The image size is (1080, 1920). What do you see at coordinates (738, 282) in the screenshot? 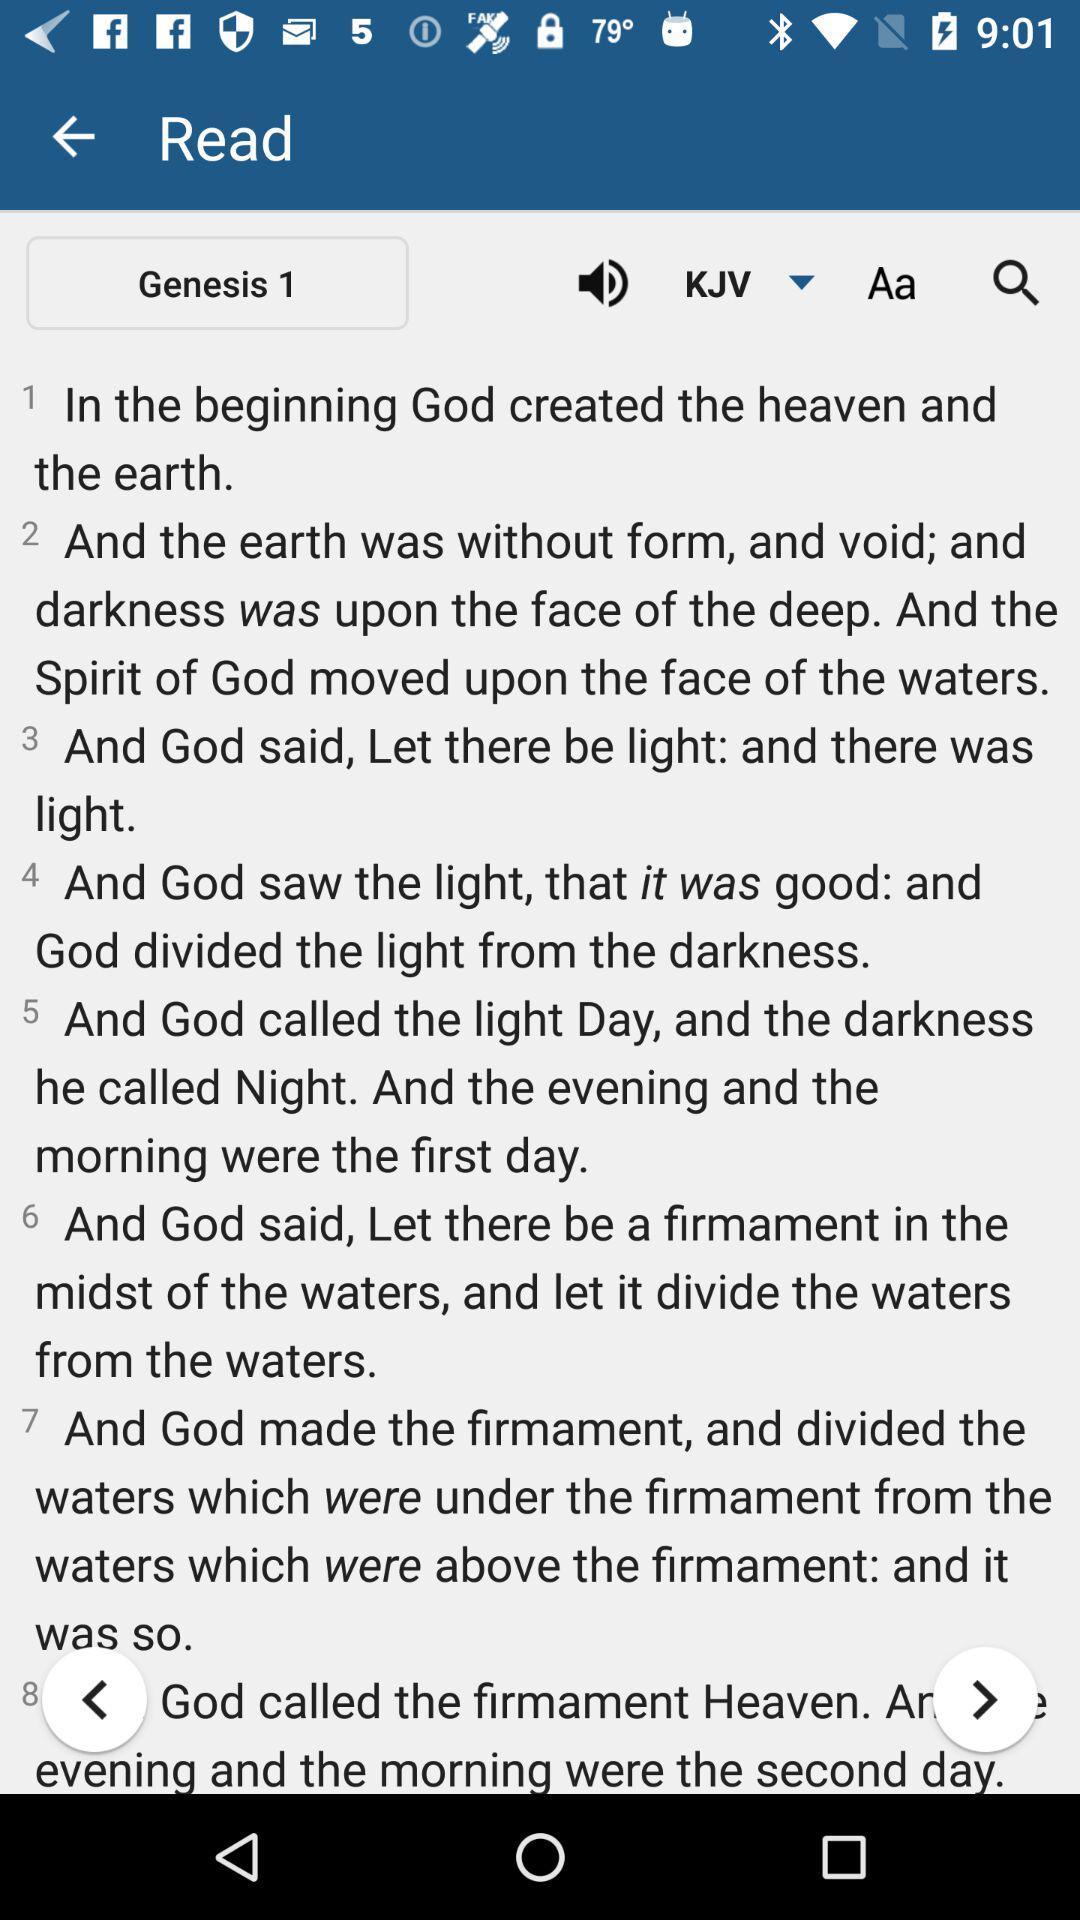
I see `the kjv` at bounding box center [738, 282].